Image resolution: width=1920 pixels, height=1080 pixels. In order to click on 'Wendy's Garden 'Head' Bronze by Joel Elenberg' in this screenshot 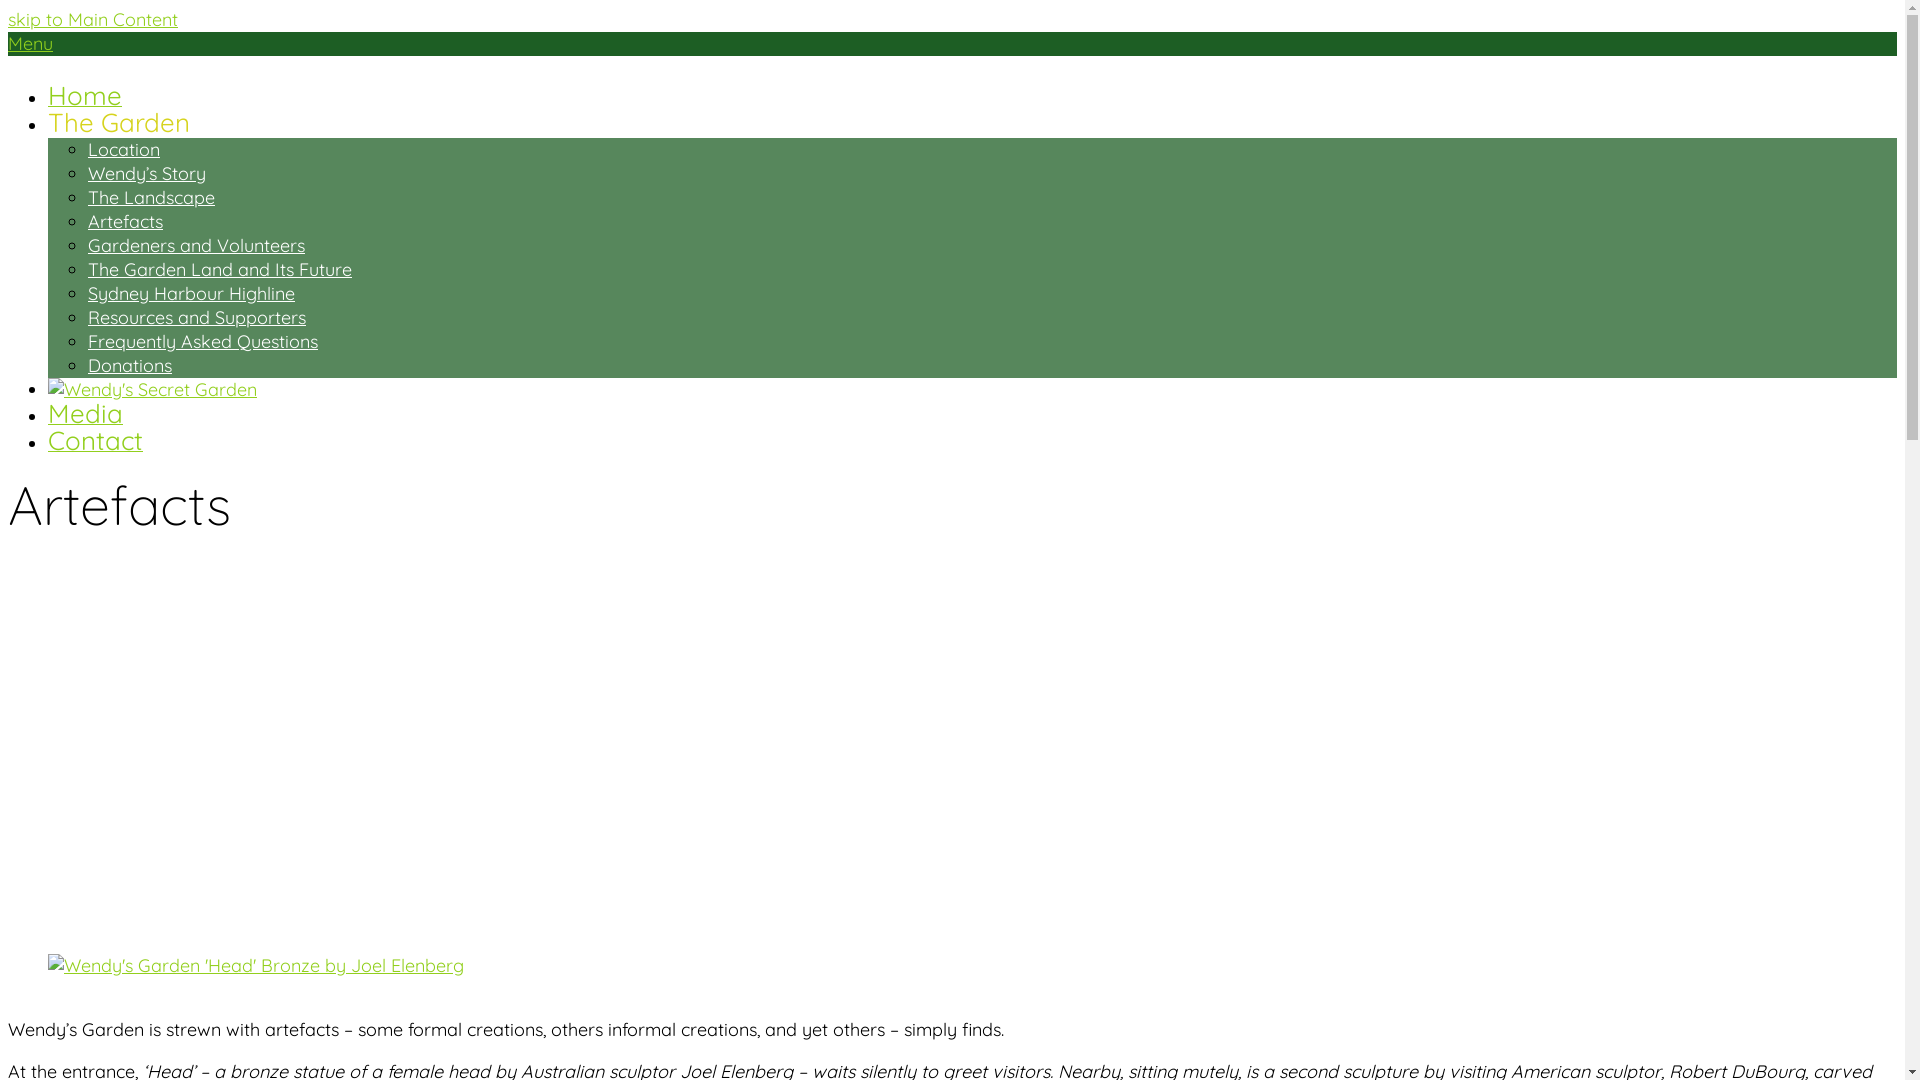, I will do `click(254, 964)`.